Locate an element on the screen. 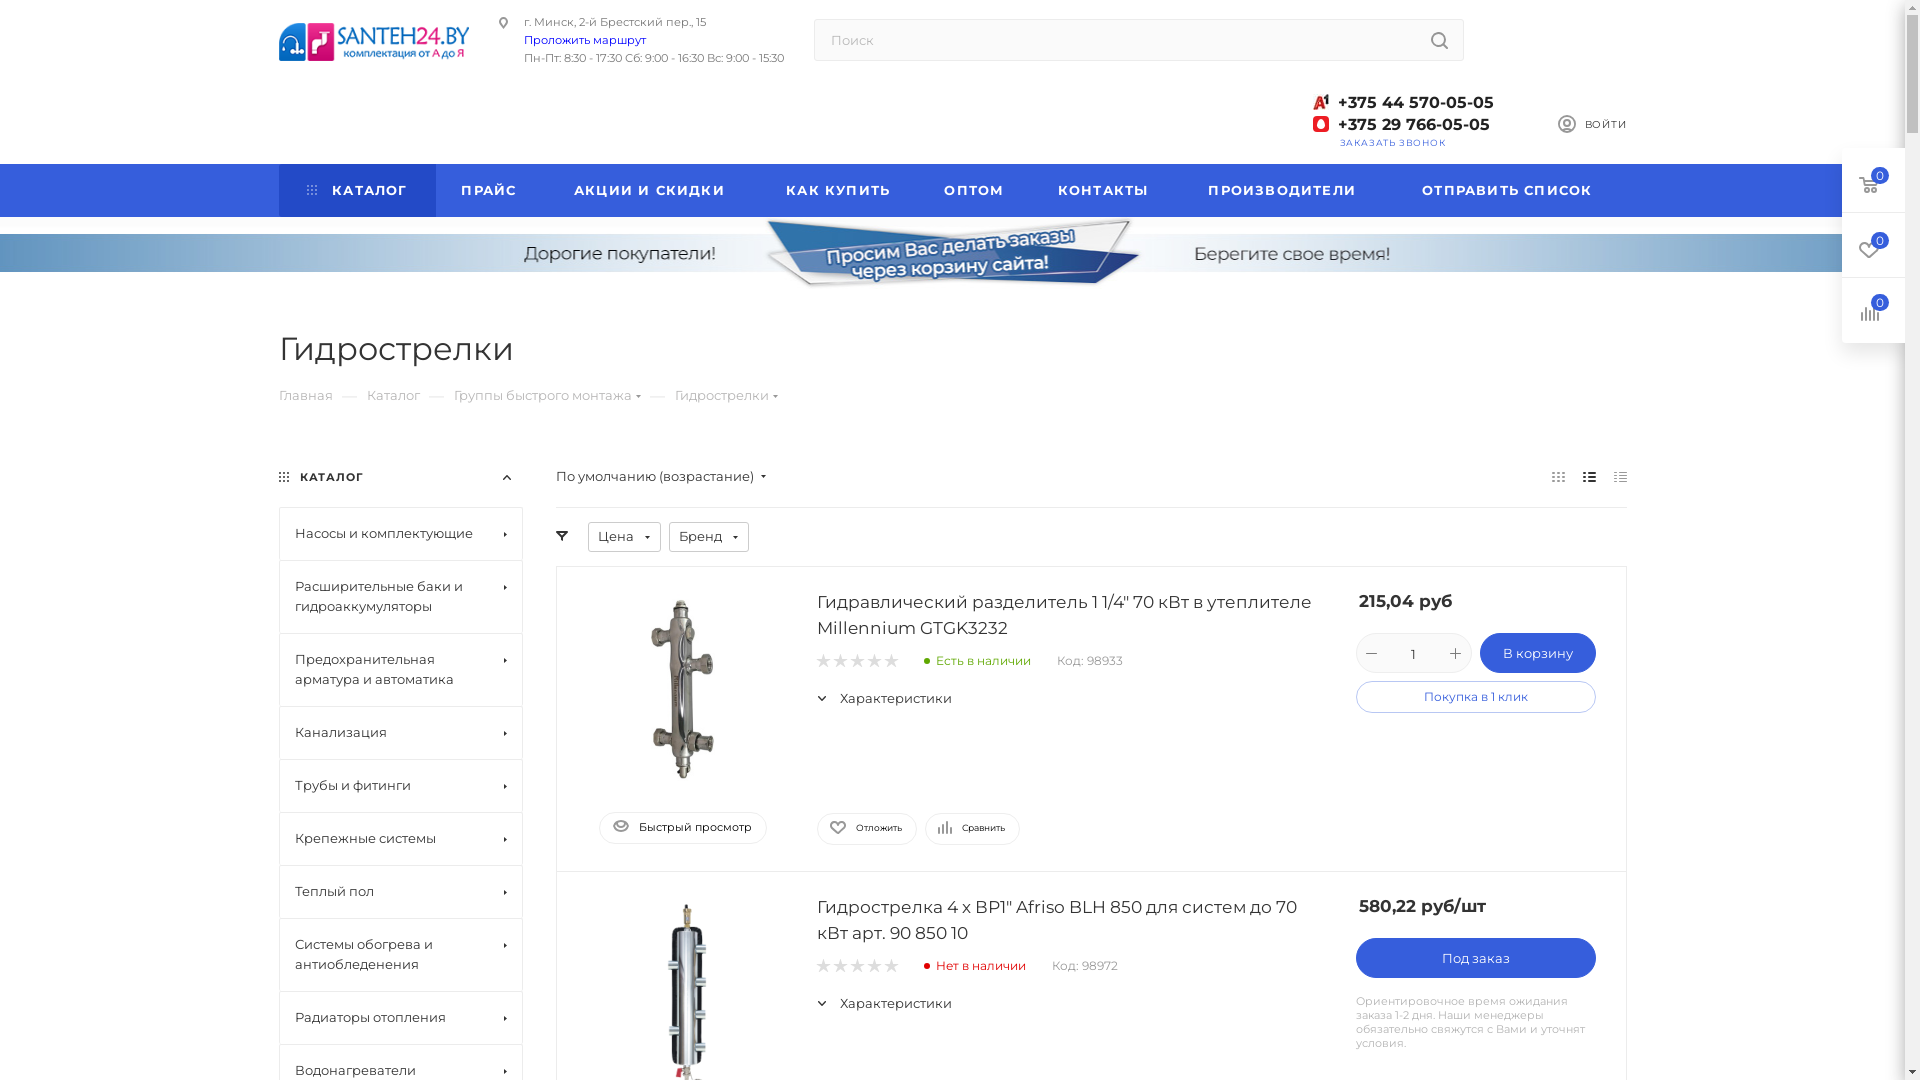  'mts.svg' is located at coordinates (1320, 123).